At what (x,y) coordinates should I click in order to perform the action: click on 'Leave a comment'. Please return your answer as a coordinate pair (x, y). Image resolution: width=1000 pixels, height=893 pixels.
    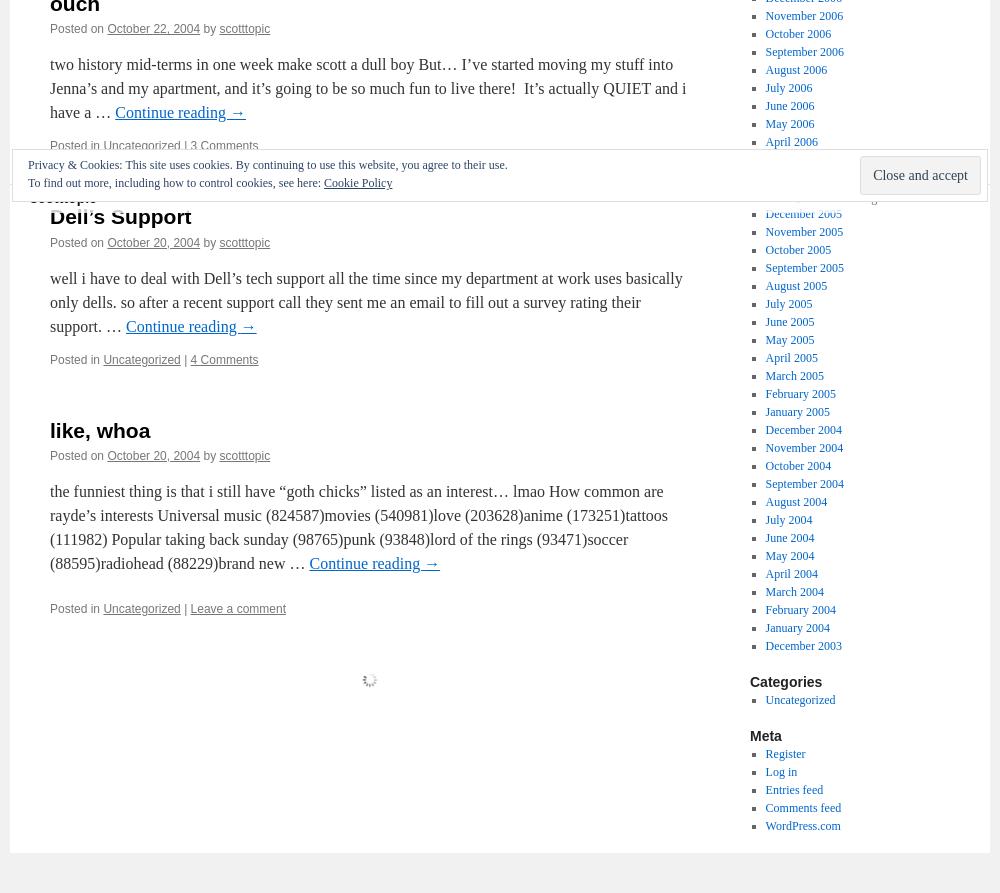
    Looking at the image, I should click on (236, 608).